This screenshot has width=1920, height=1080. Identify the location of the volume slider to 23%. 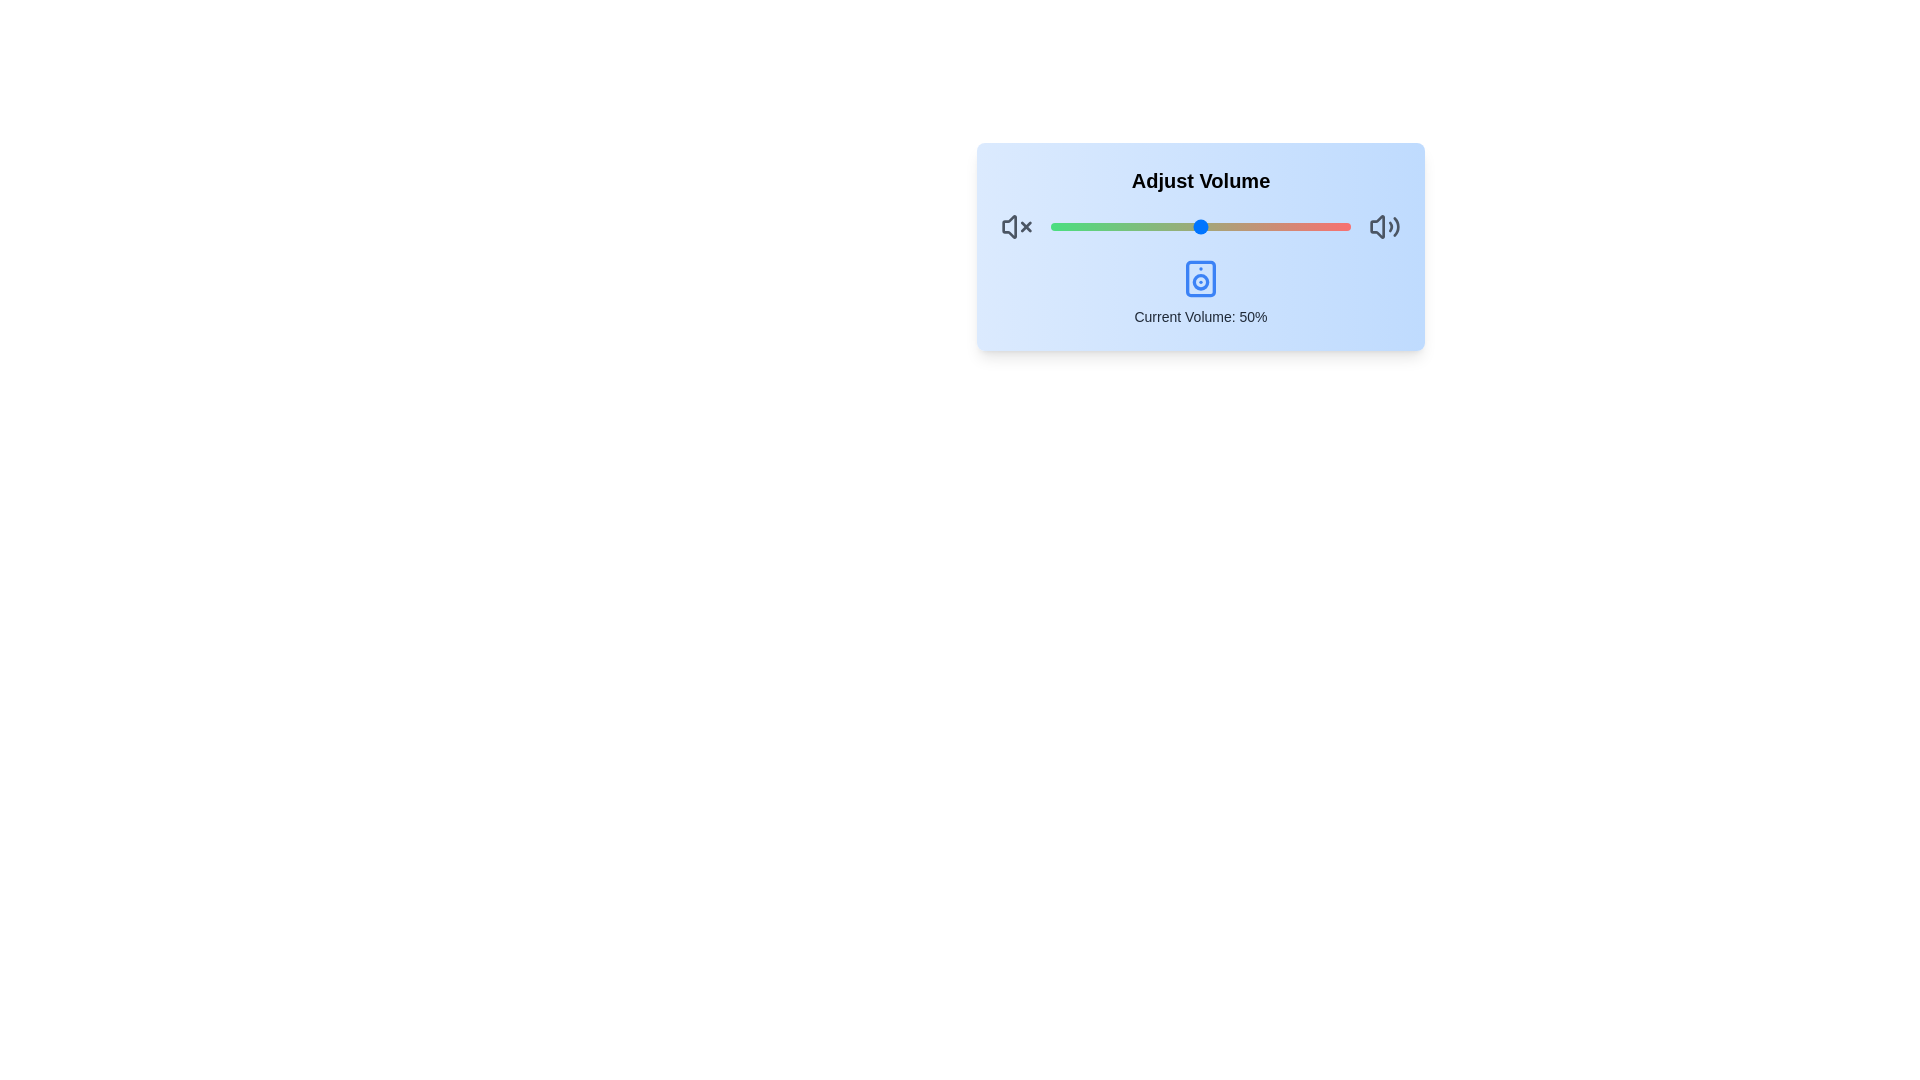
(1118, 226).